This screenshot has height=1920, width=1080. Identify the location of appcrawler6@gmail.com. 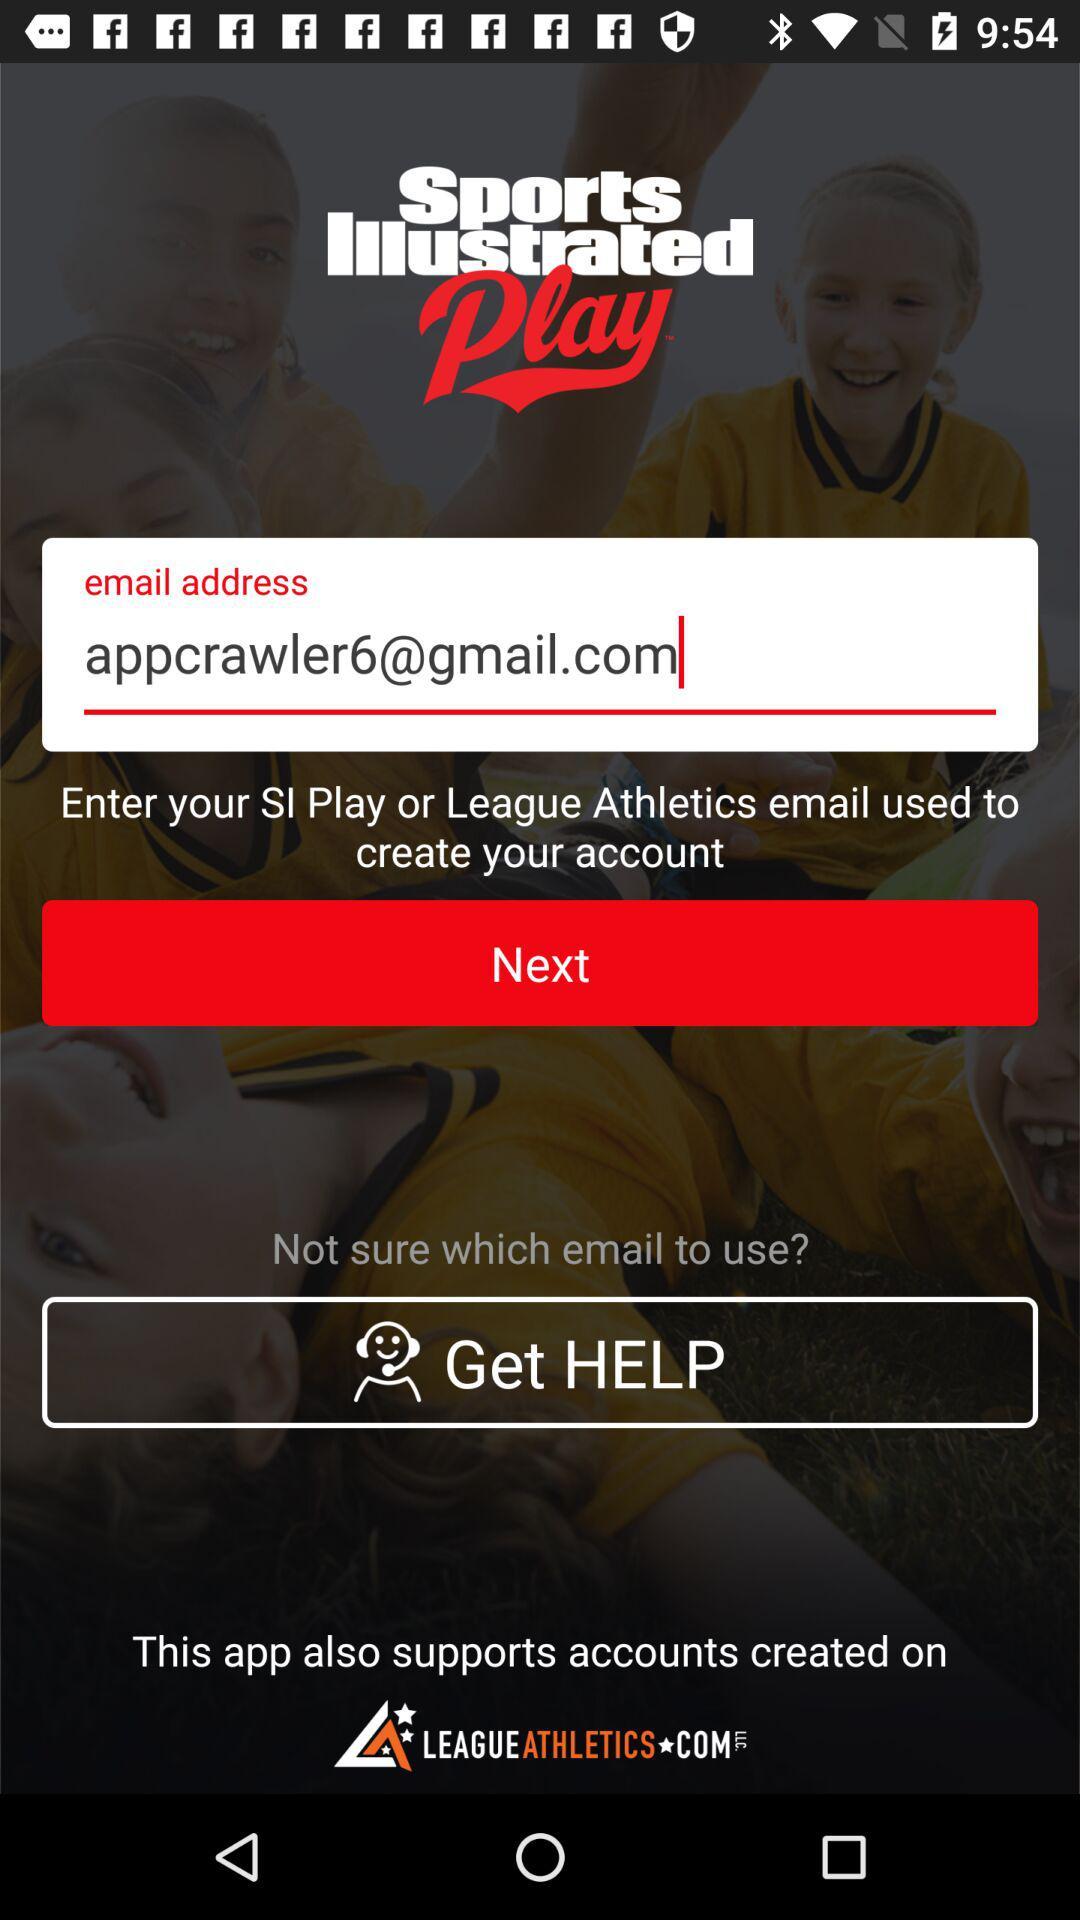
(540, 644).